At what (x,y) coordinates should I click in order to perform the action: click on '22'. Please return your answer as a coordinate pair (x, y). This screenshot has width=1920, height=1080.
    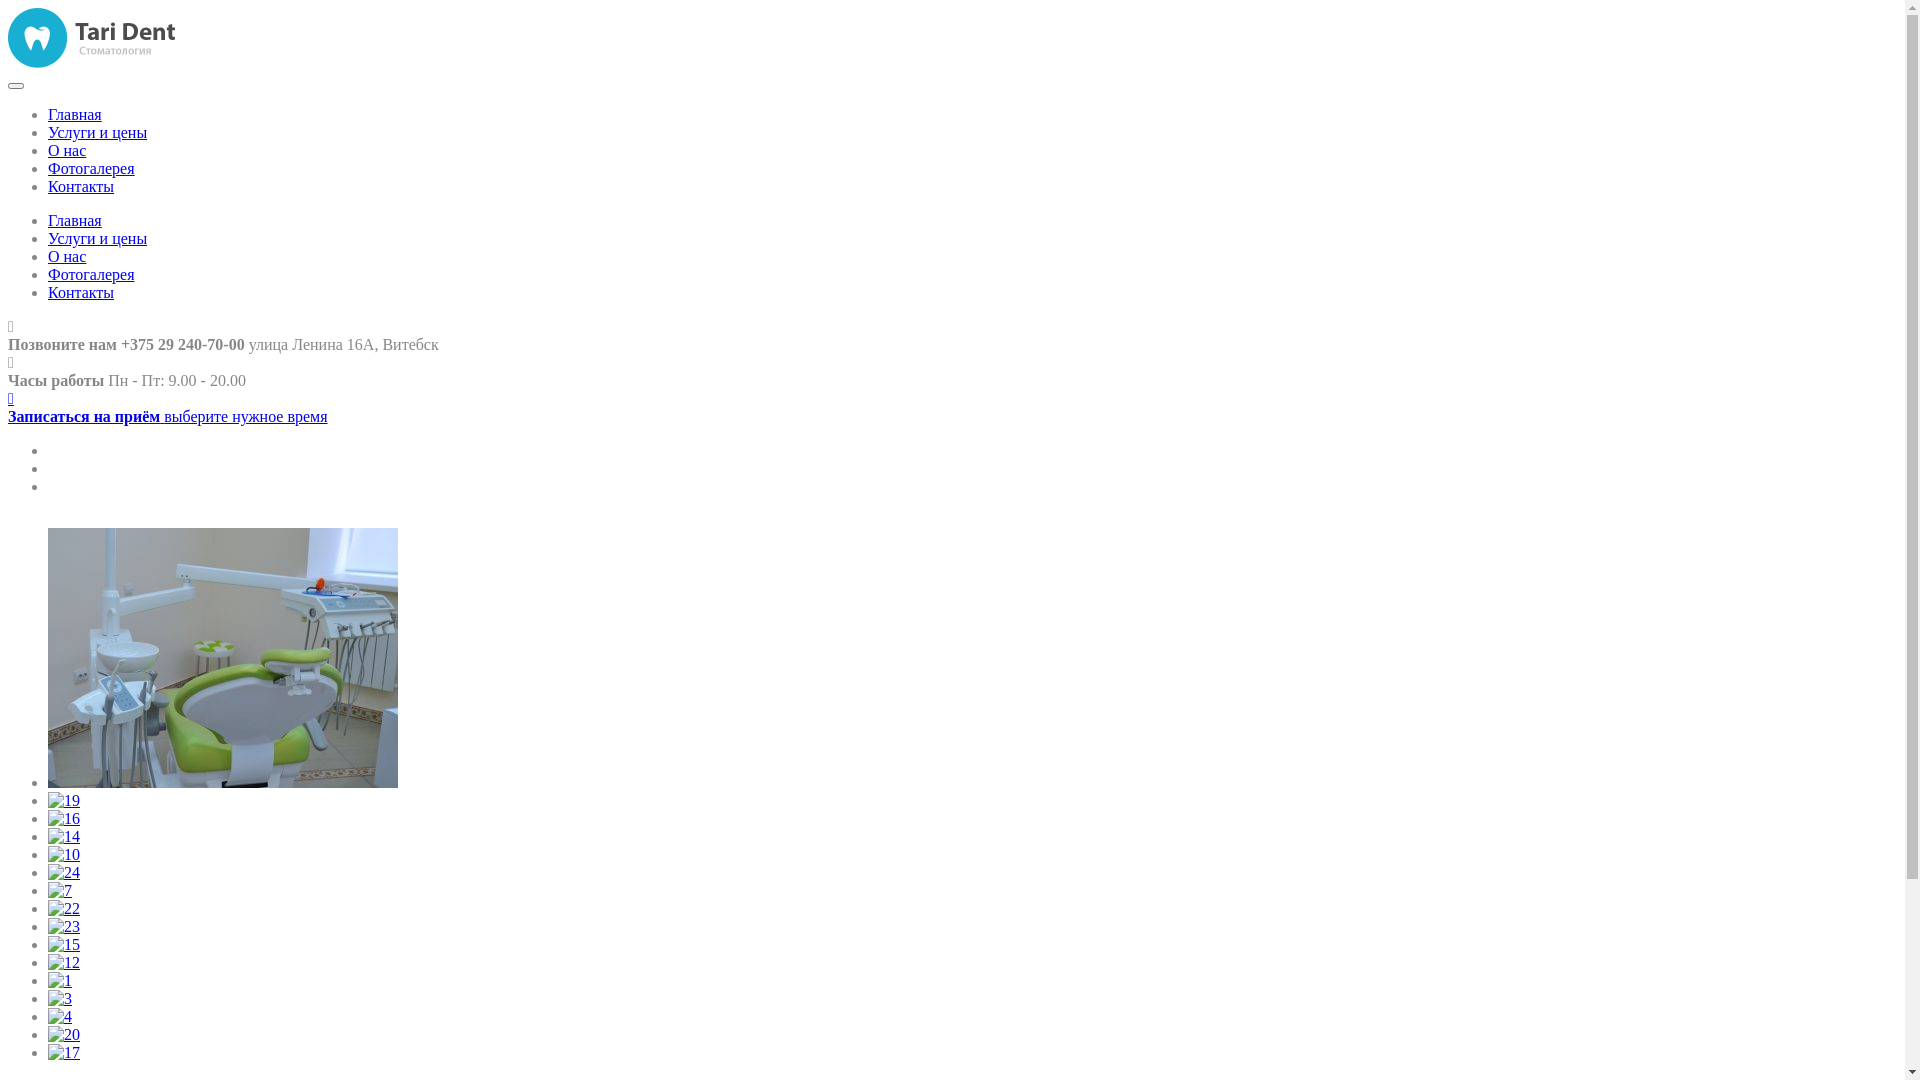
    Looking at the image, I should click on (63, 909).